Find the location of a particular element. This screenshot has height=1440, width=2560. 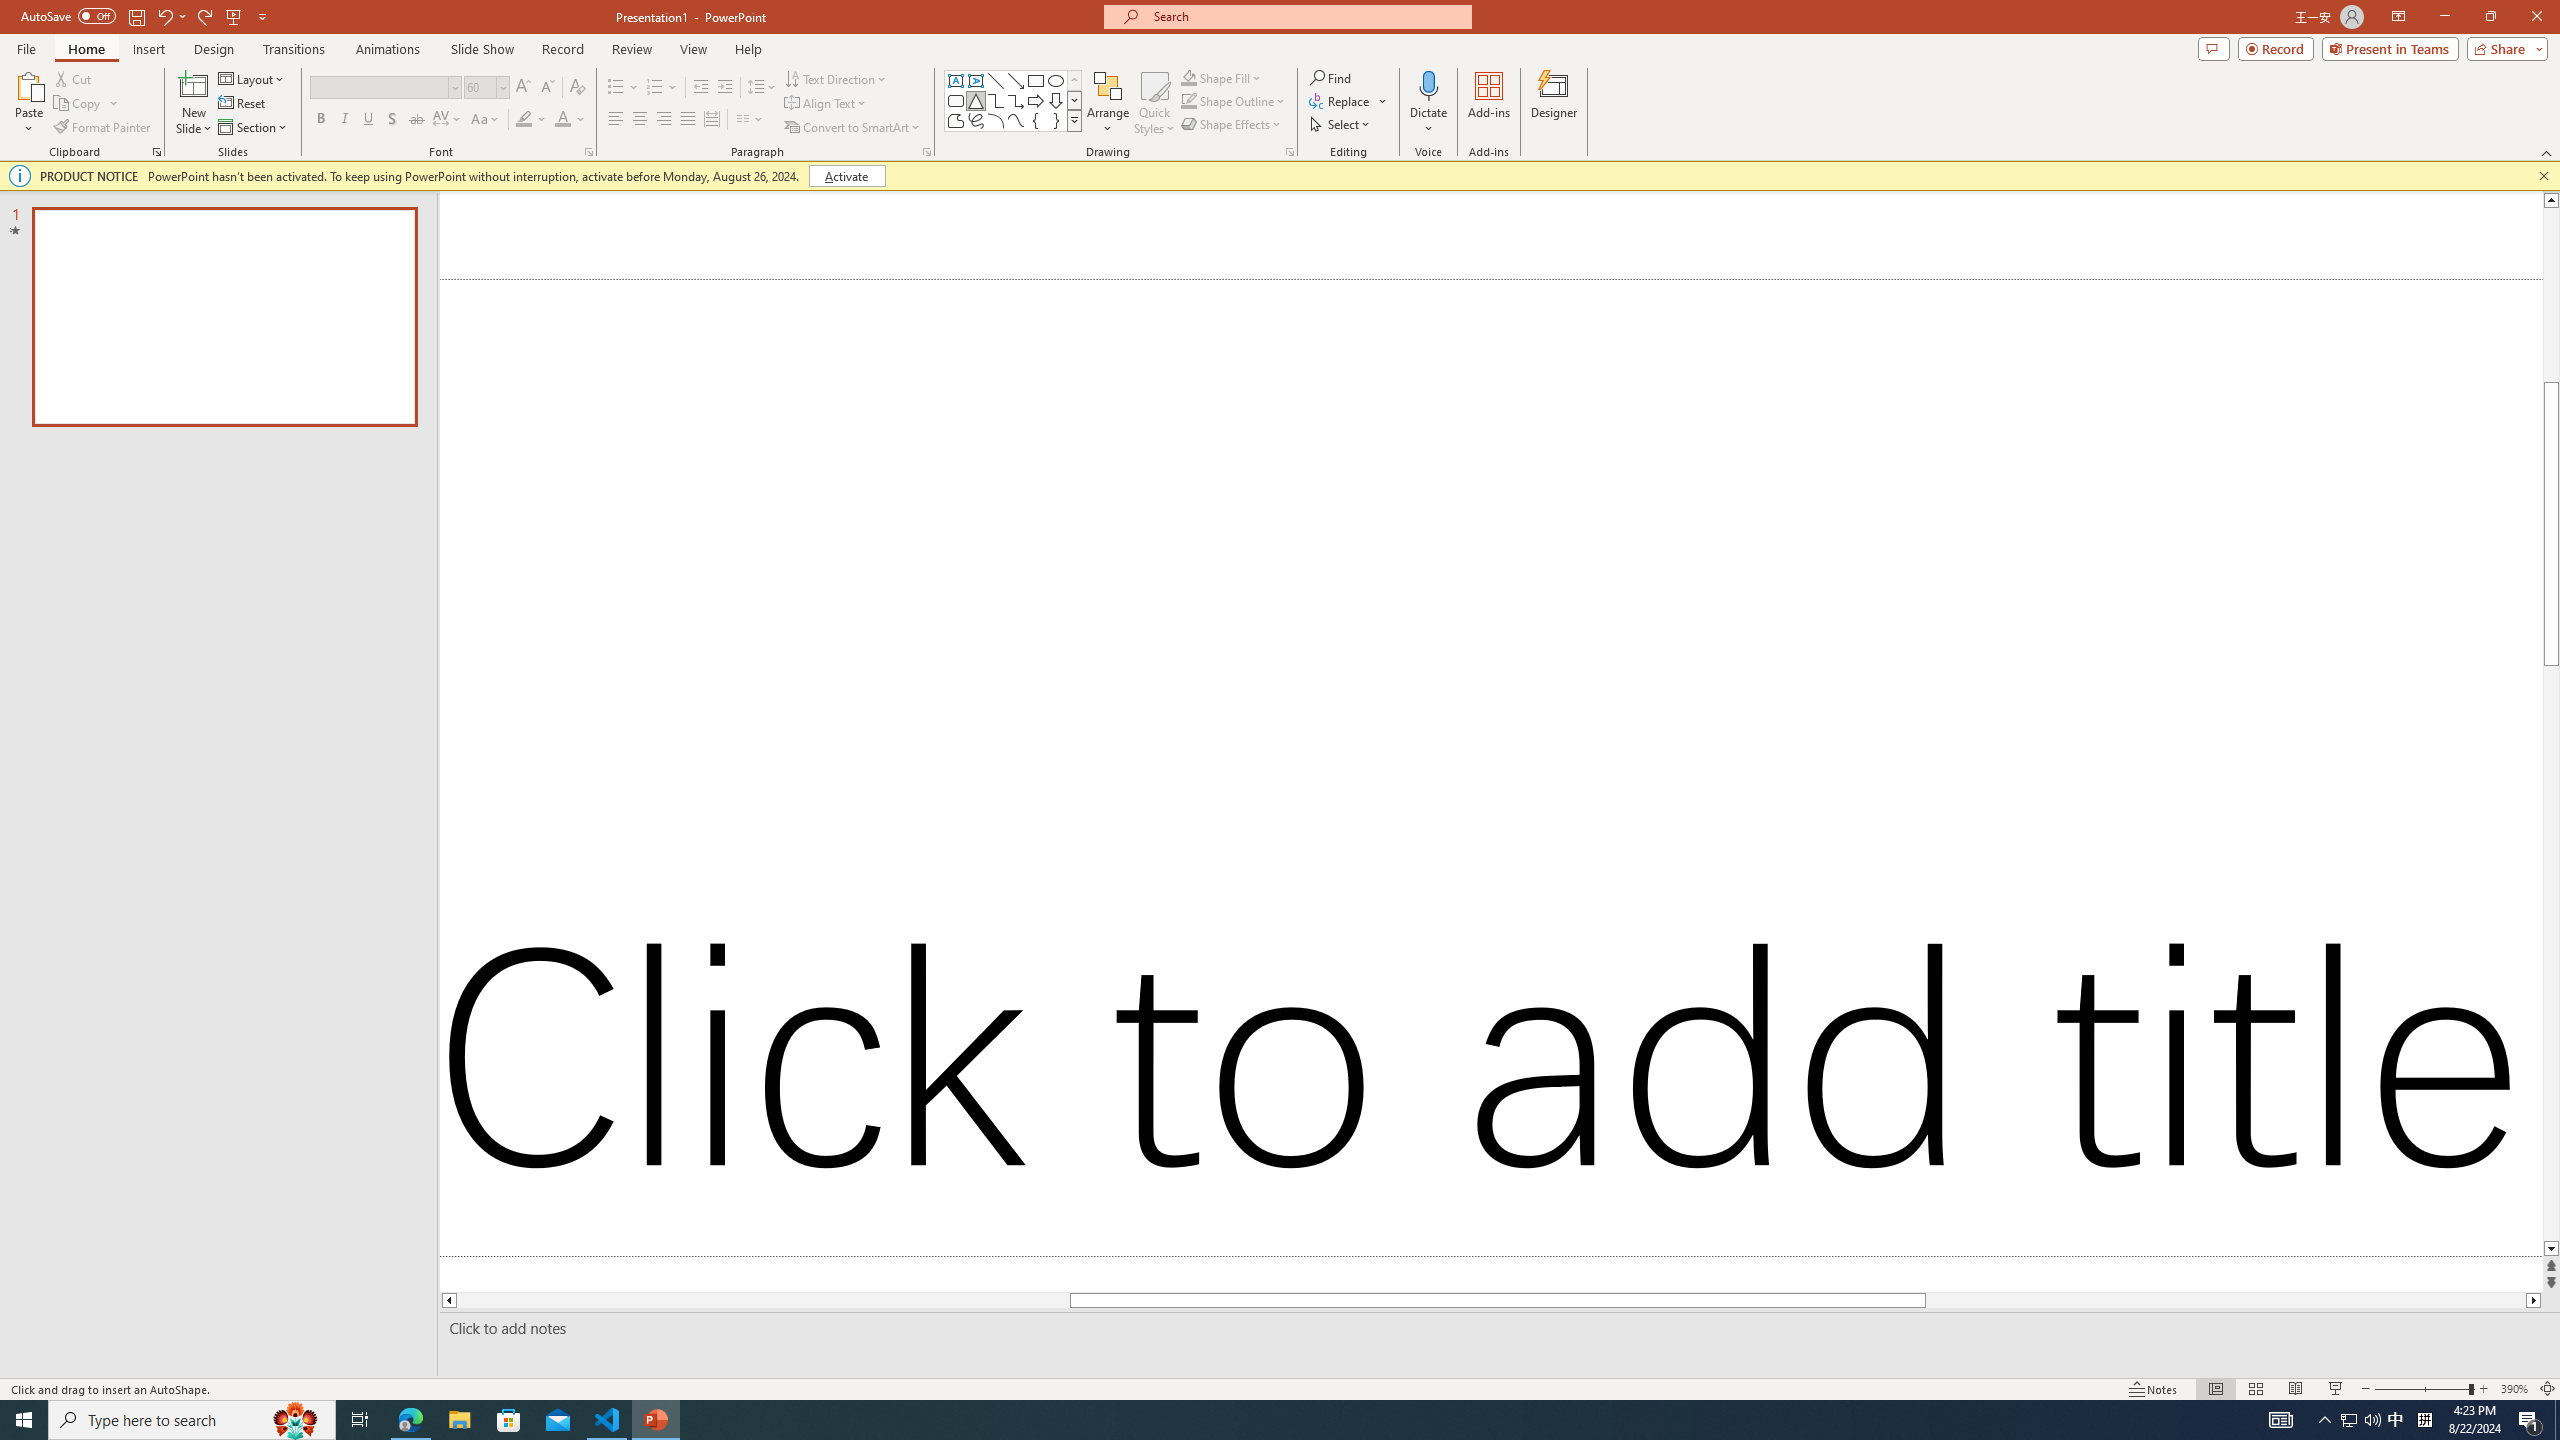

'Columns' is located at coordinates (750, 118).